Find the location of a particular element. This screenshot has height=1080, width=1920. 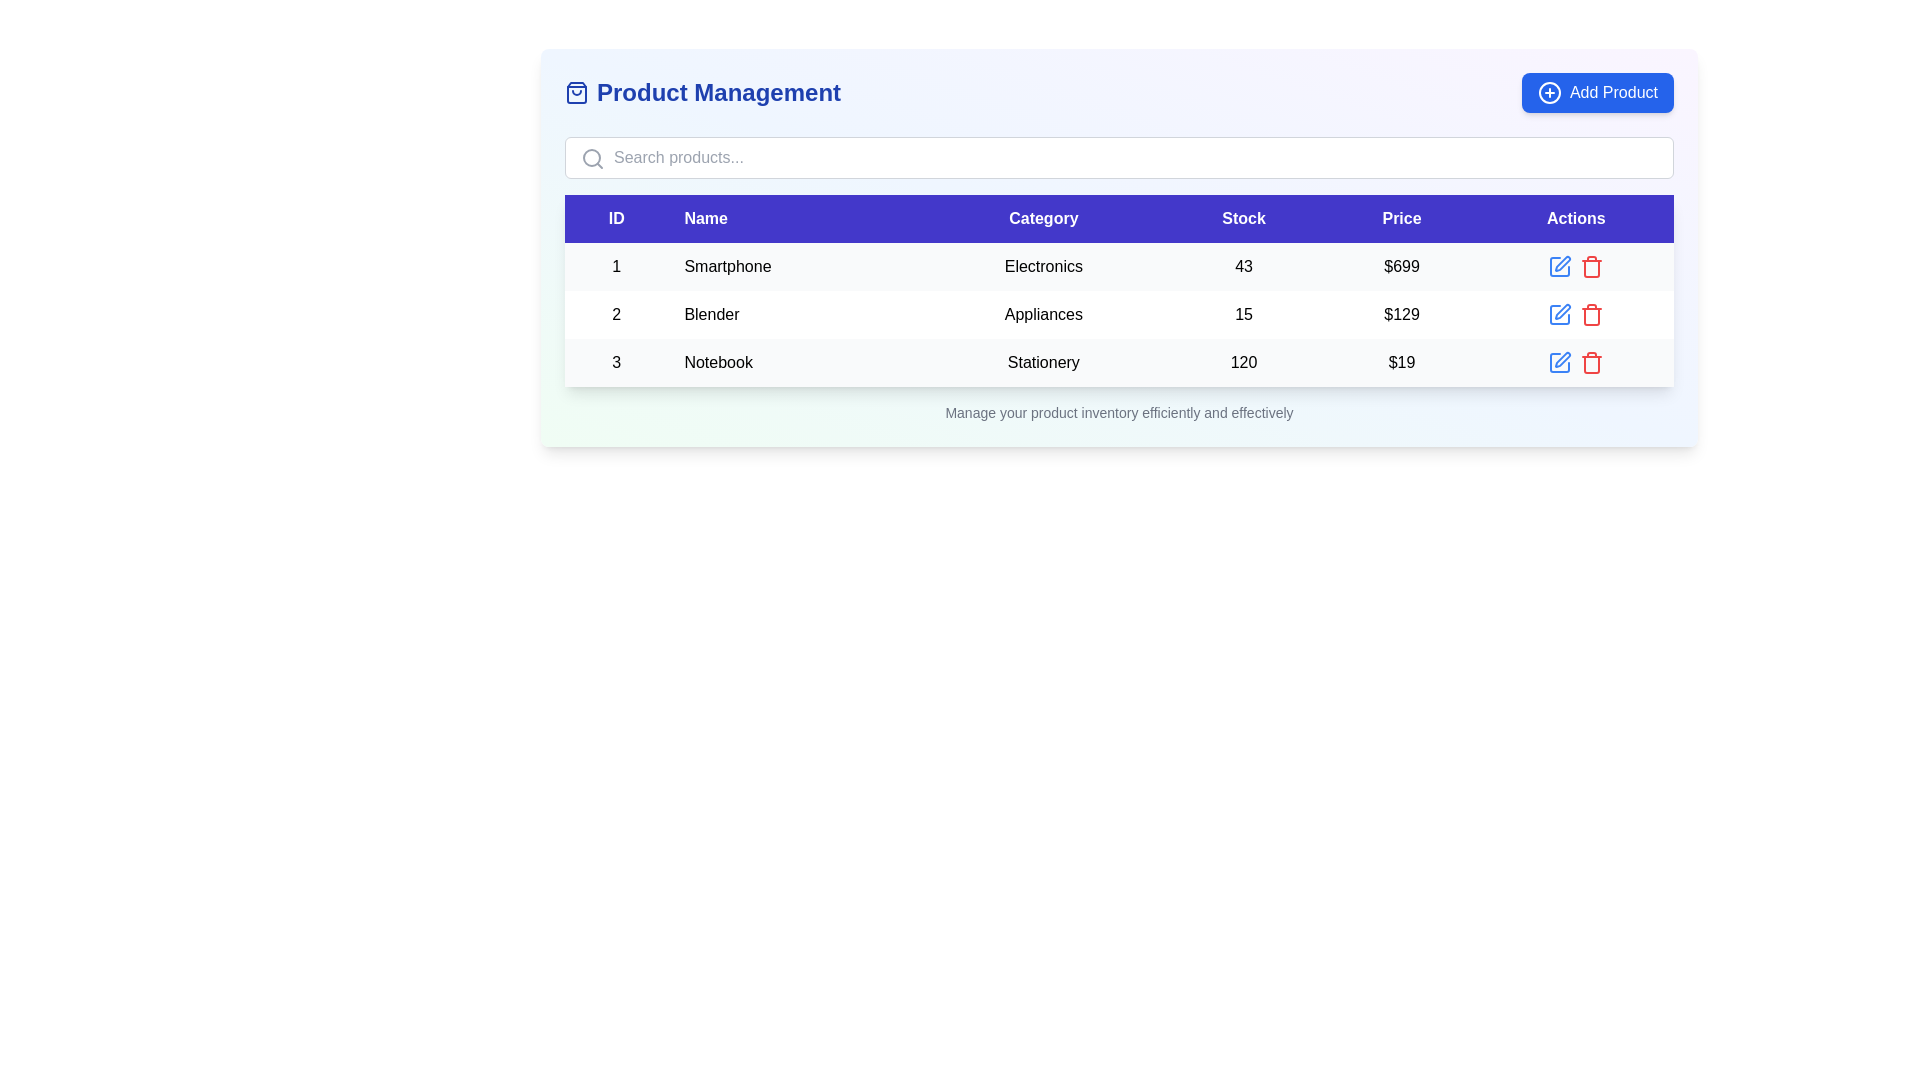

the unique identifier text for the product 'Smartphone' in the first row of the table, which links to extra details is located at coordinates (614, 265).